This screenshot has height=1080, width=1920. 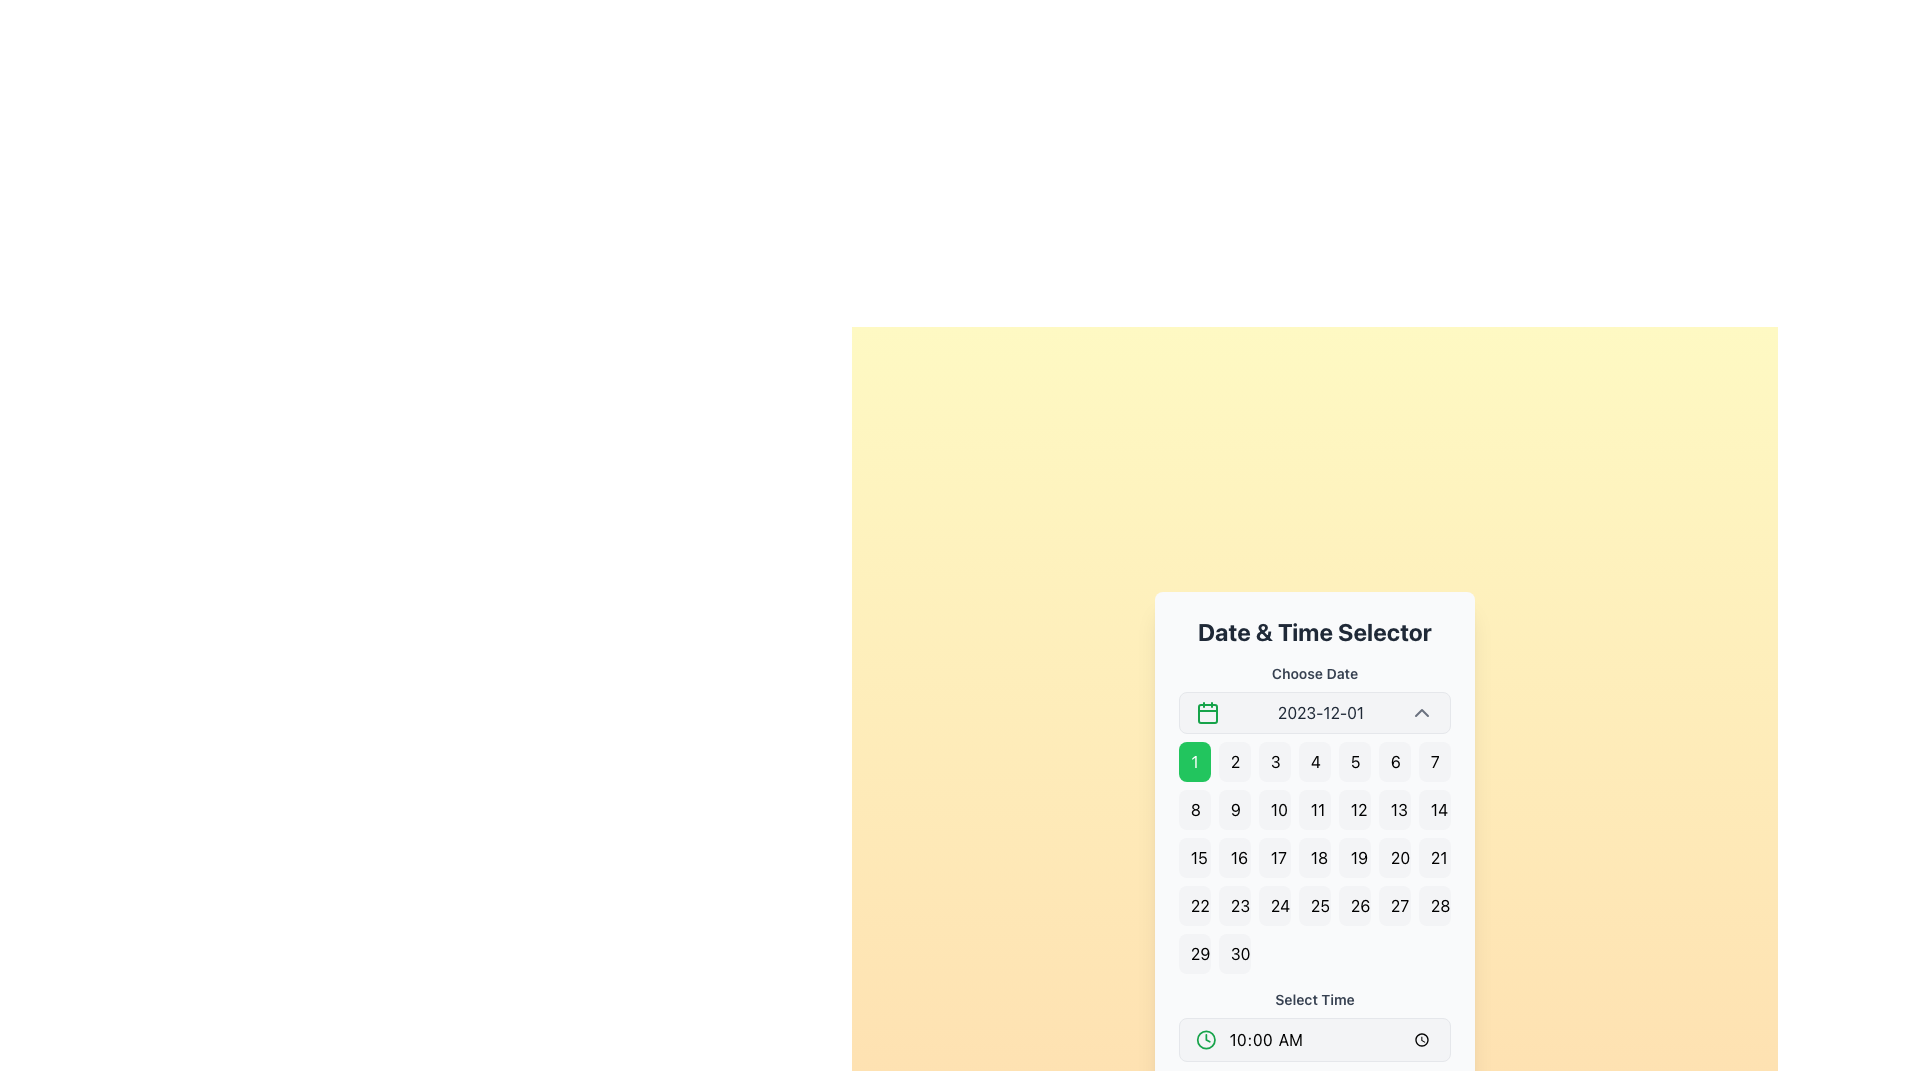 I want to click on the date selection button located in the fourth row and second column of the date picker, so click(x=1233, y=906).